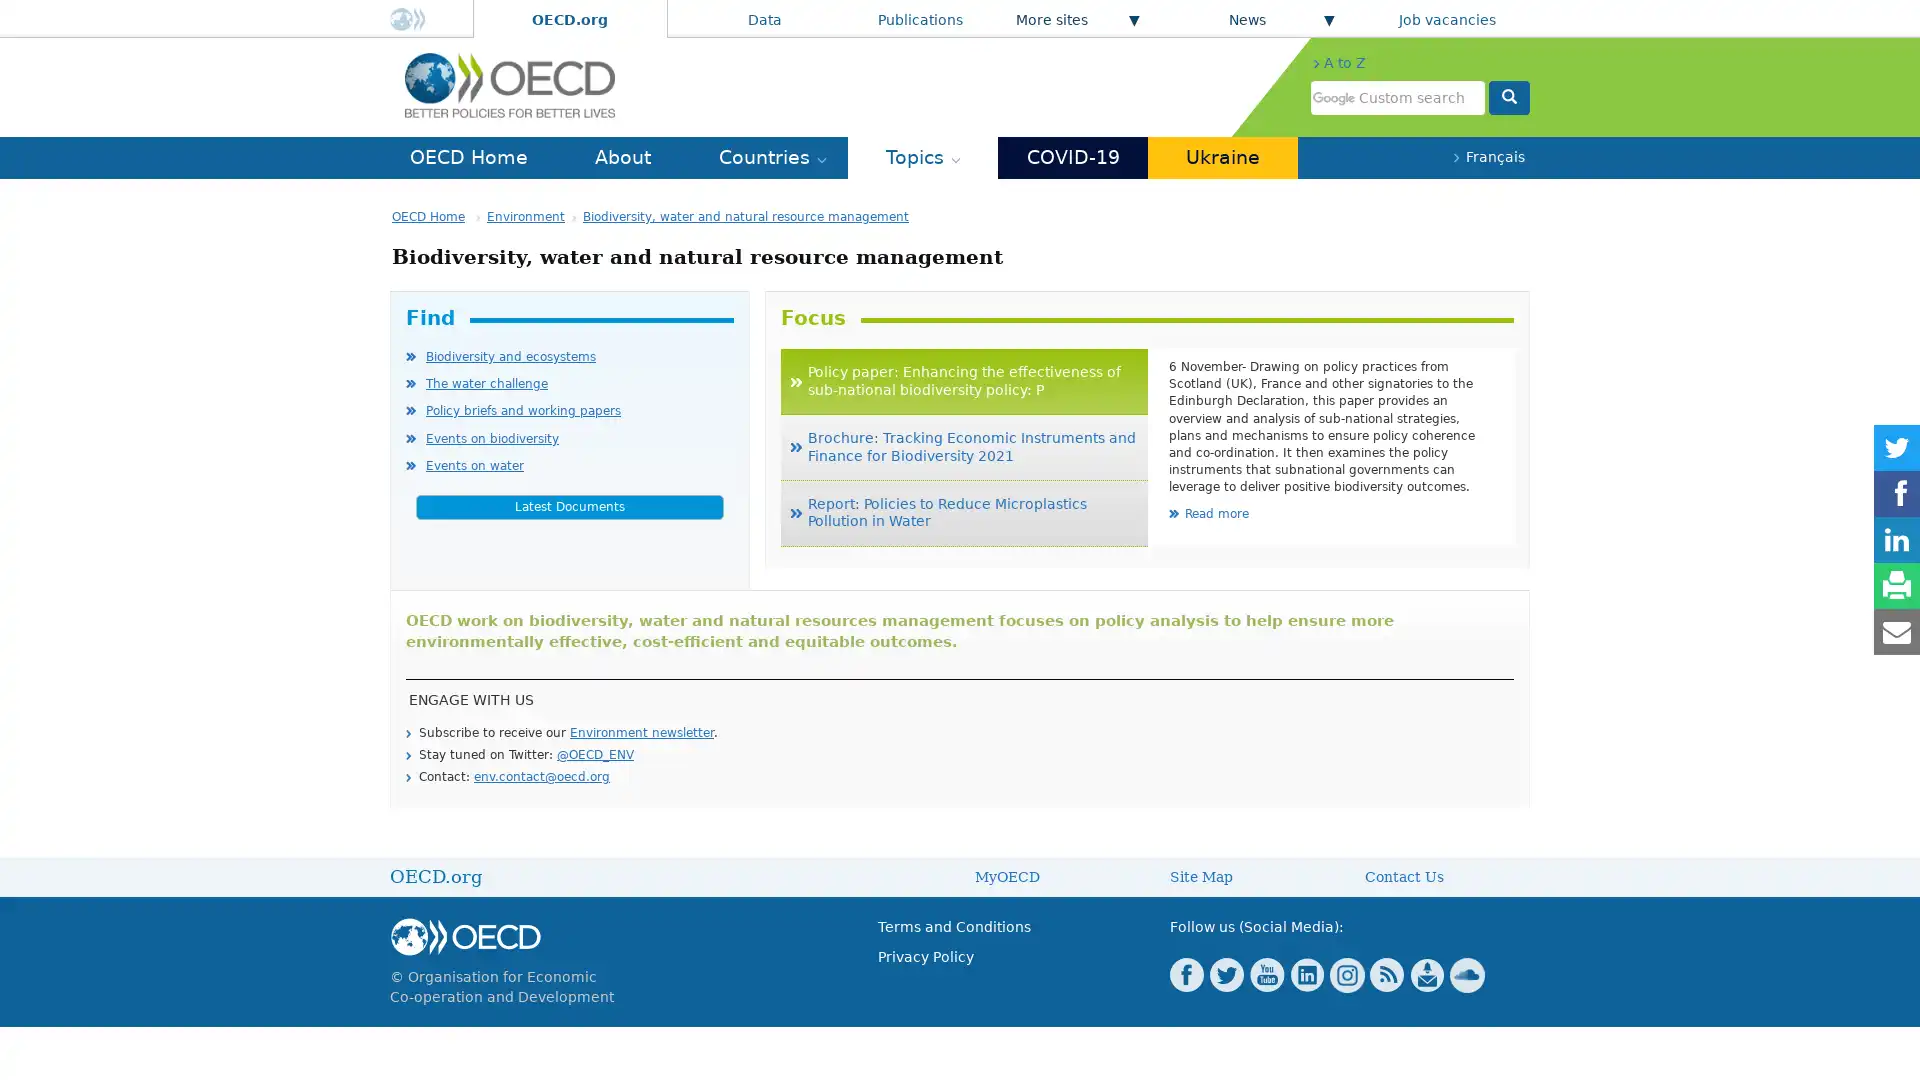 The image size is (1920, 1080). Describe the element at coordinates (921, 156) in the screenshot. I see `Topics` at that location.